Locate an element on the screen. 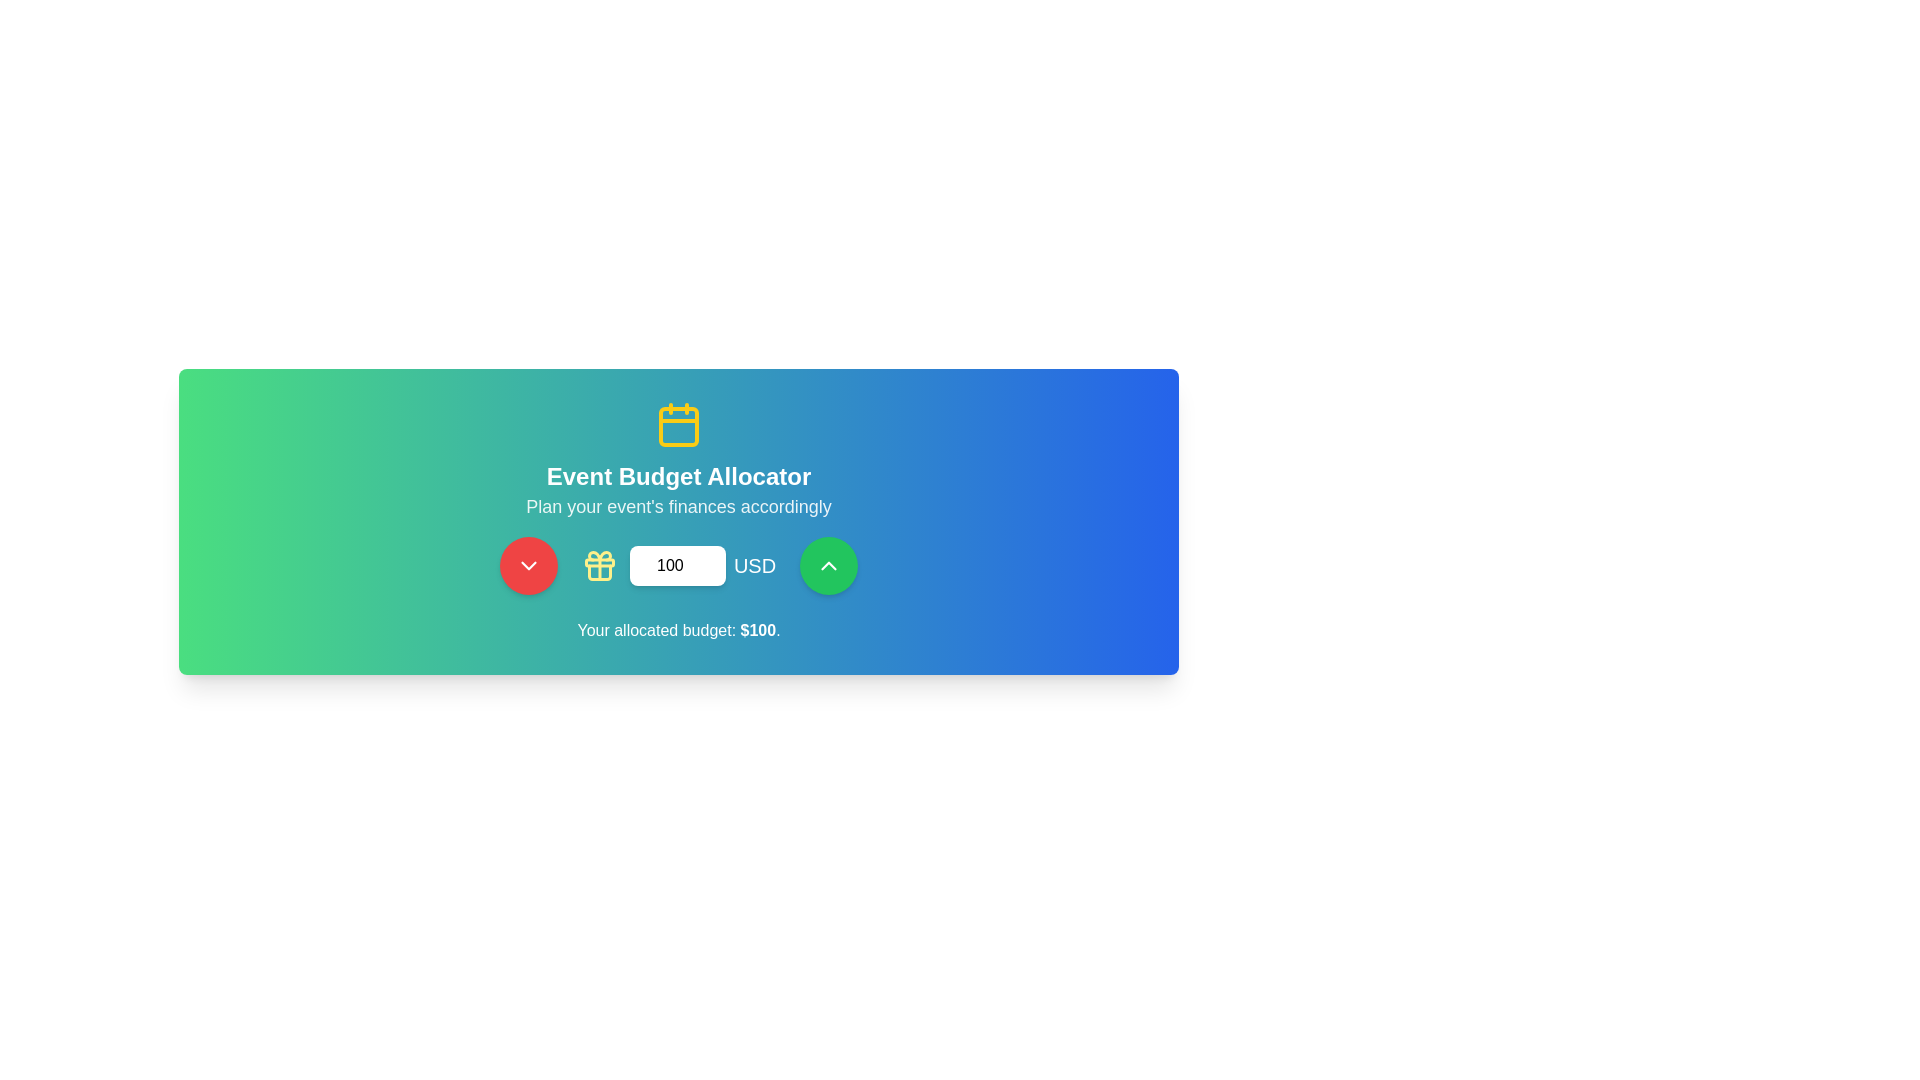 The image size is (1920, 1080). the down chevron icon within the red circular button located below the title 'Event Budget Allocator' is located at coordinates (528, 566).